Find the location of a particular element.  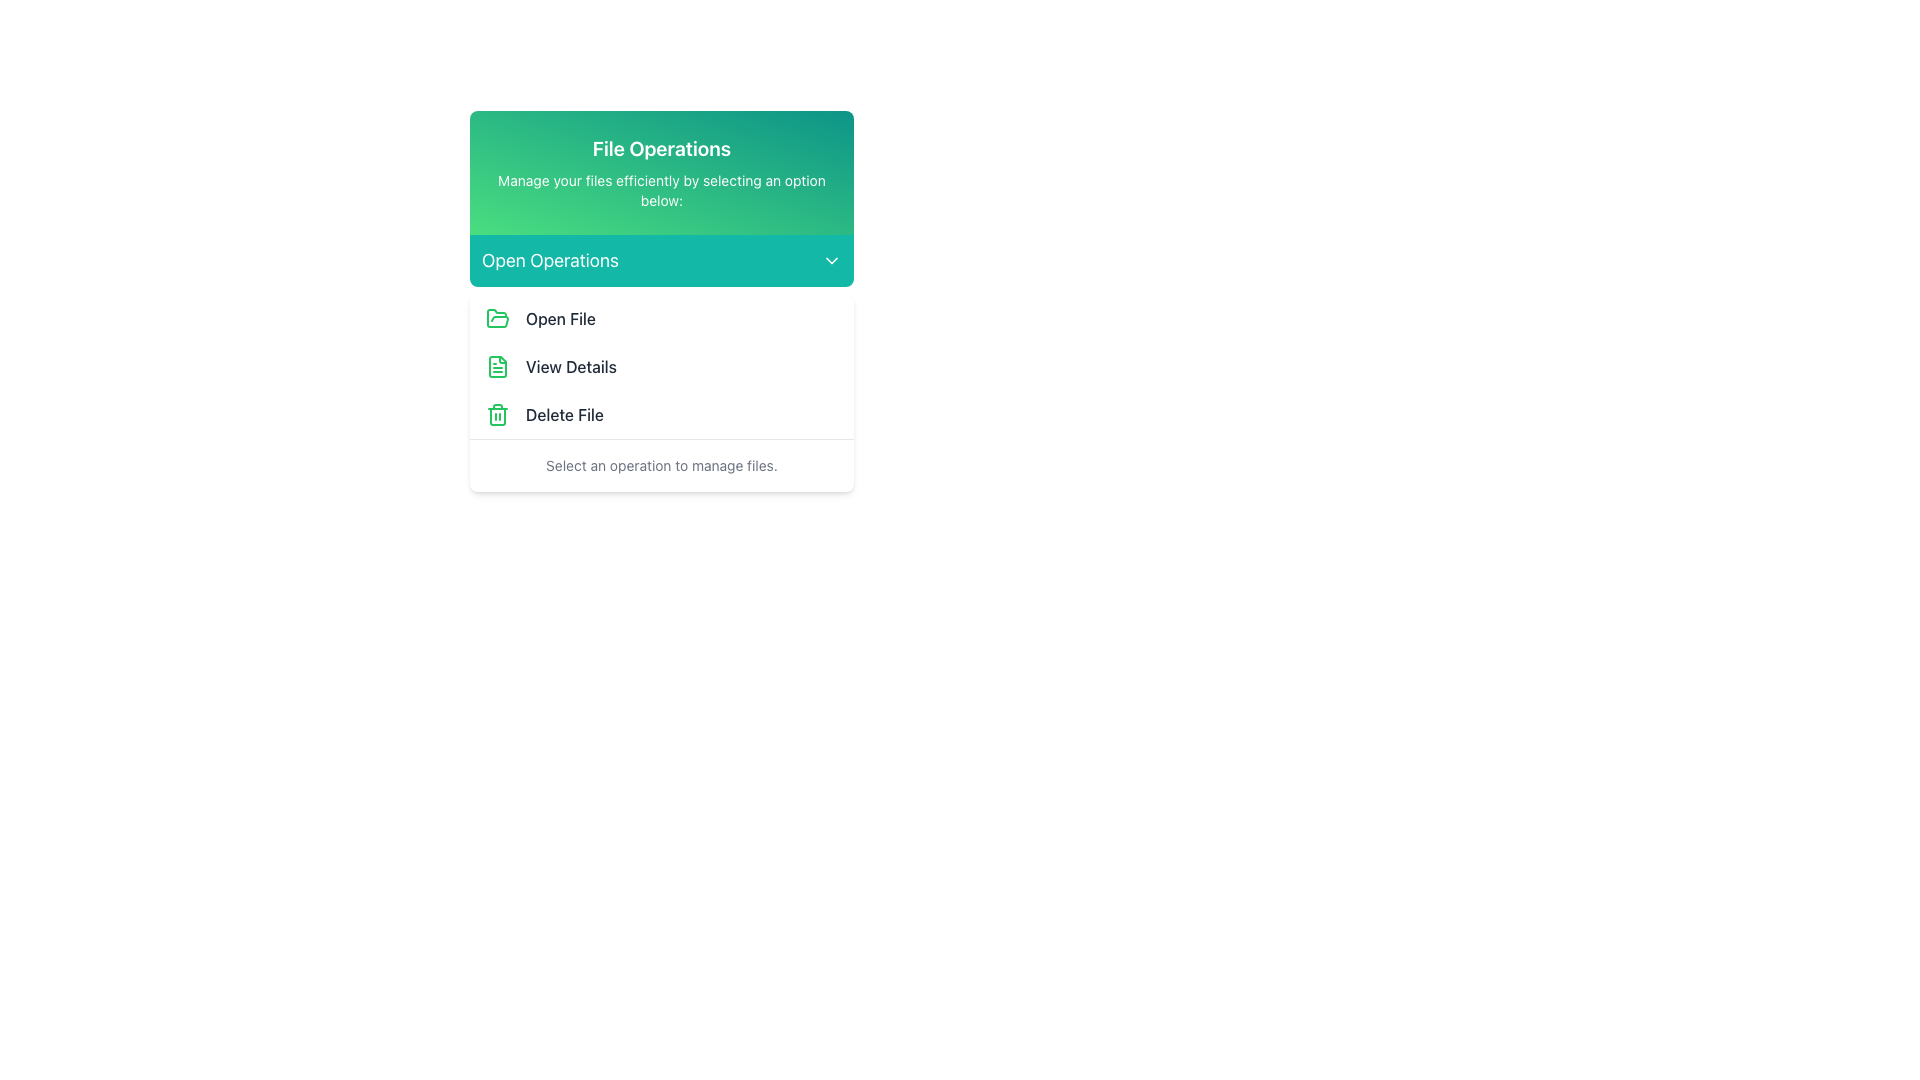

text indicator for the 'View Details' option located below the 'Open File' option in the 'Open Operations' section is located at coordinates (570, 366).